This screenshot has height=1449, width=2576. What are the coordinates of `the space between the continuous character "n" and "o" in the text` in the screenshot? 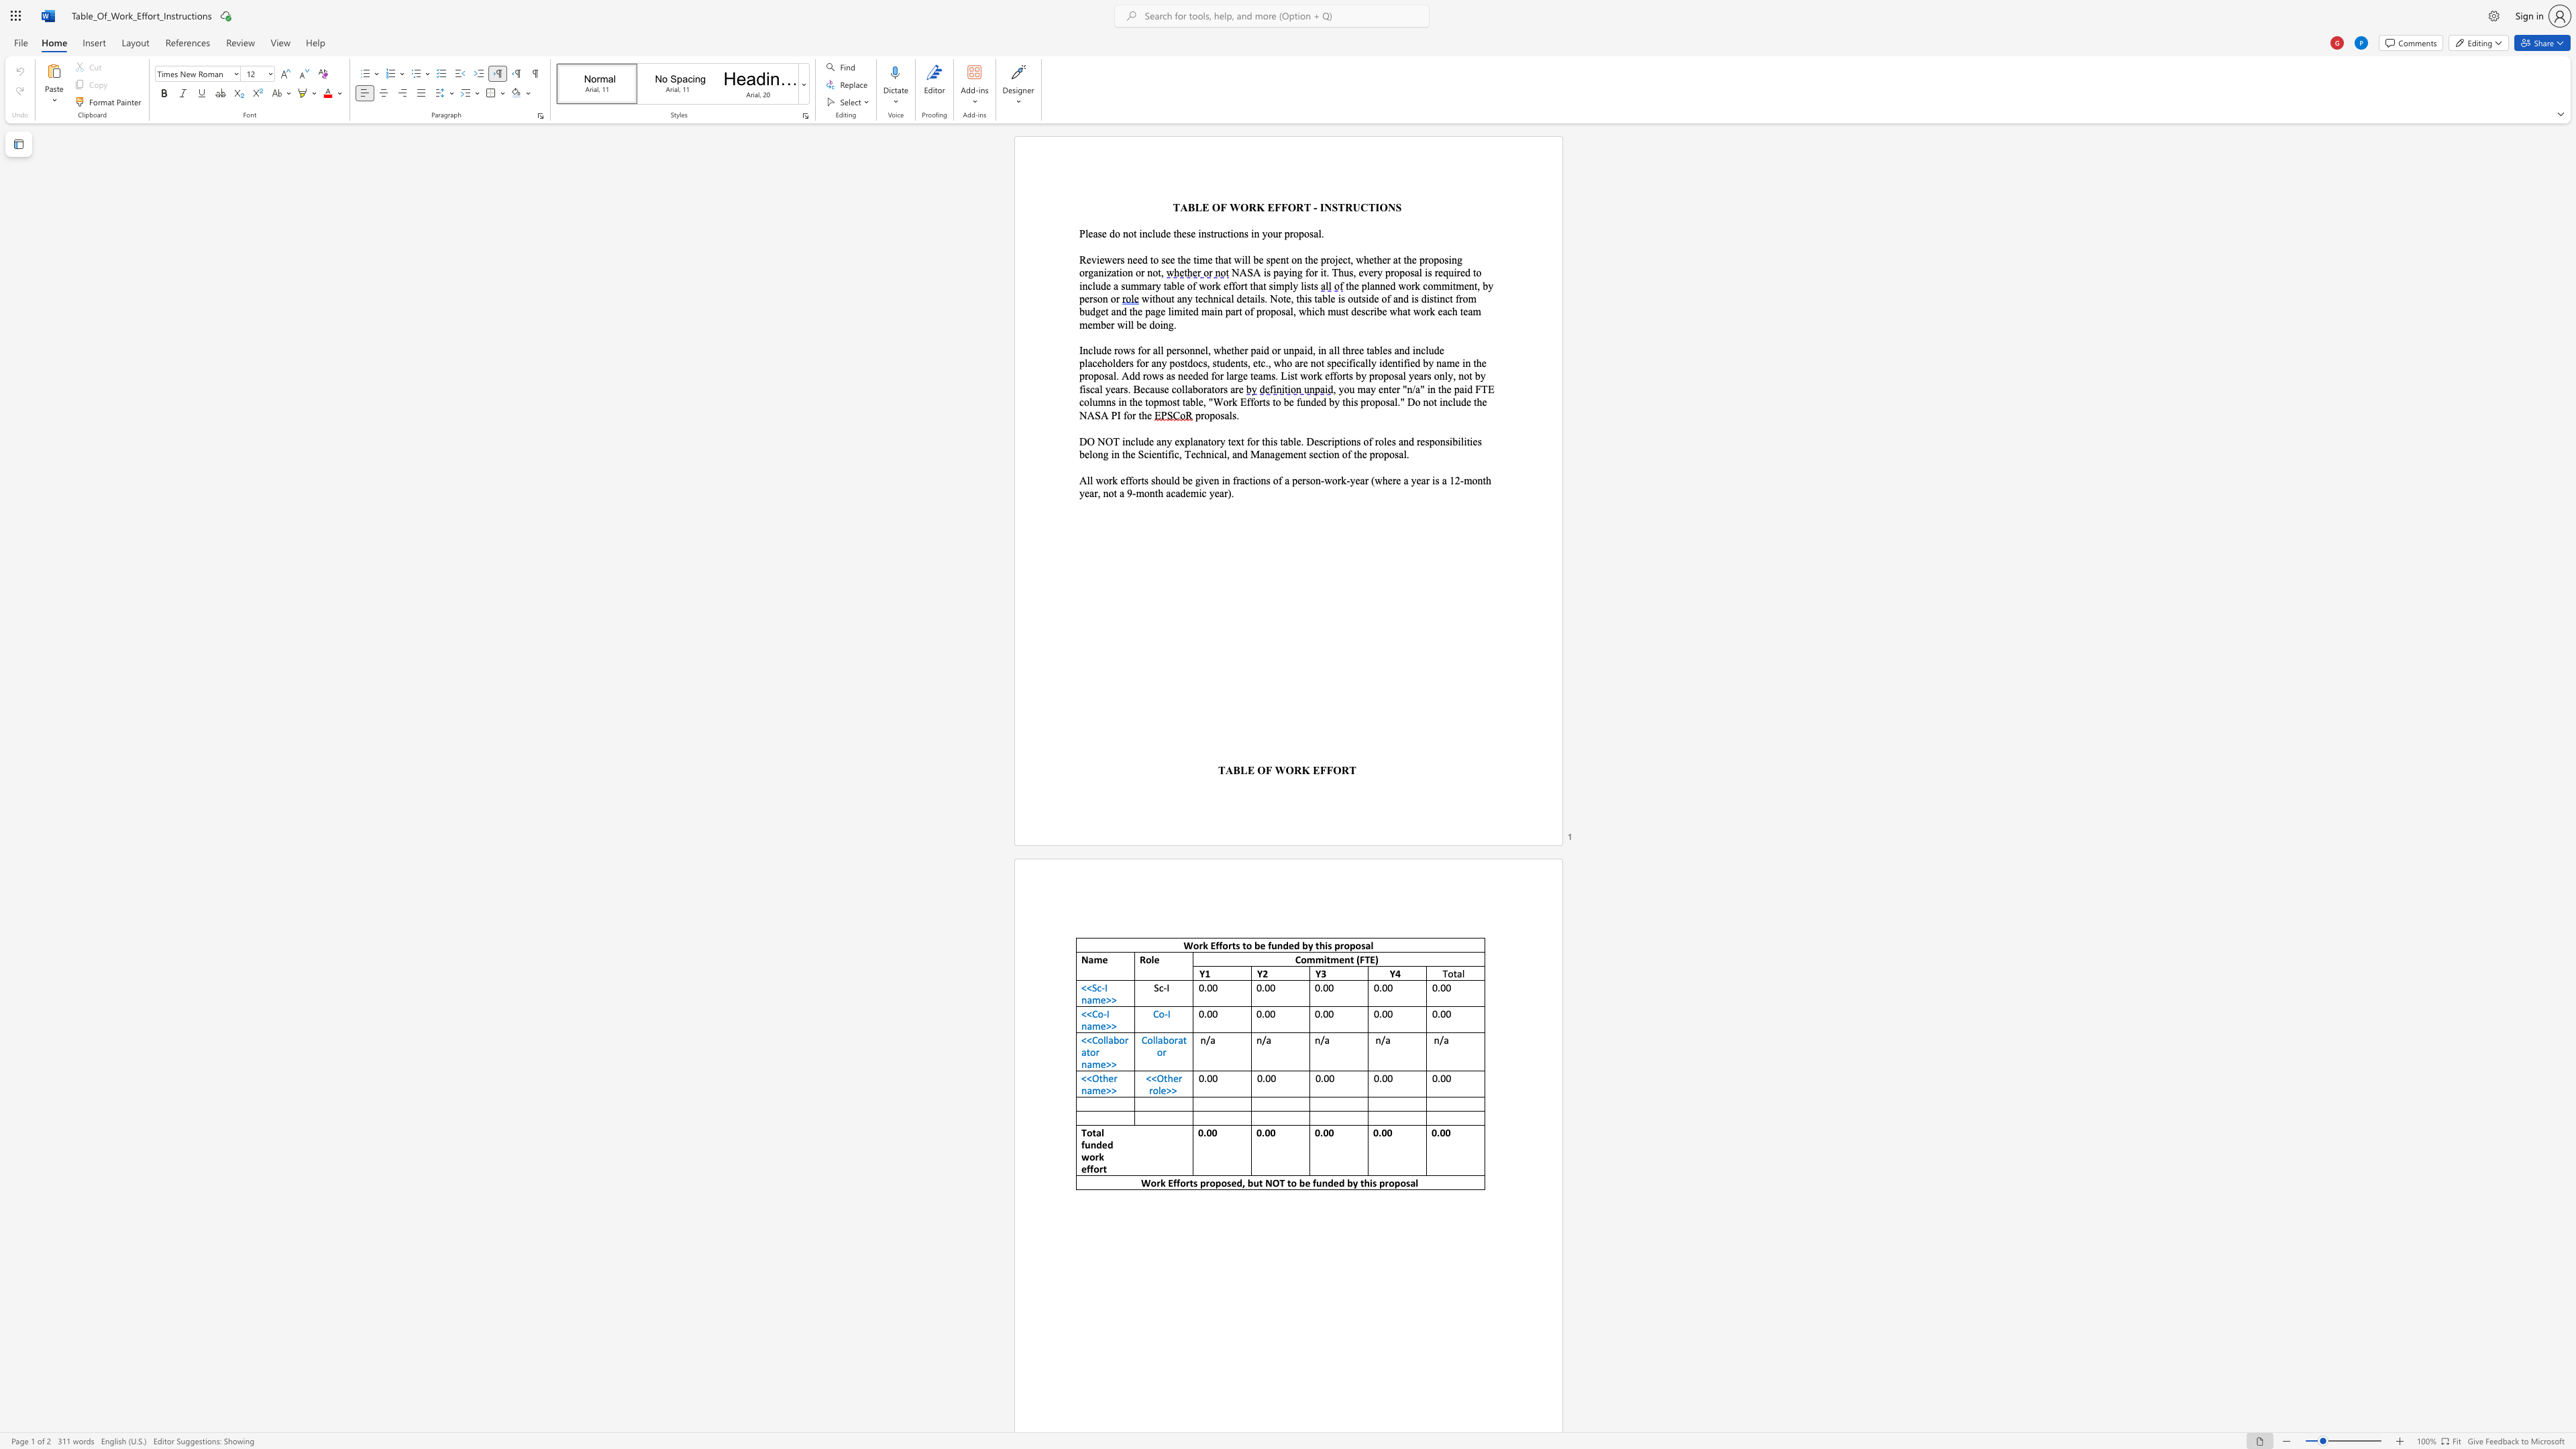 It's located at (1127, 233).